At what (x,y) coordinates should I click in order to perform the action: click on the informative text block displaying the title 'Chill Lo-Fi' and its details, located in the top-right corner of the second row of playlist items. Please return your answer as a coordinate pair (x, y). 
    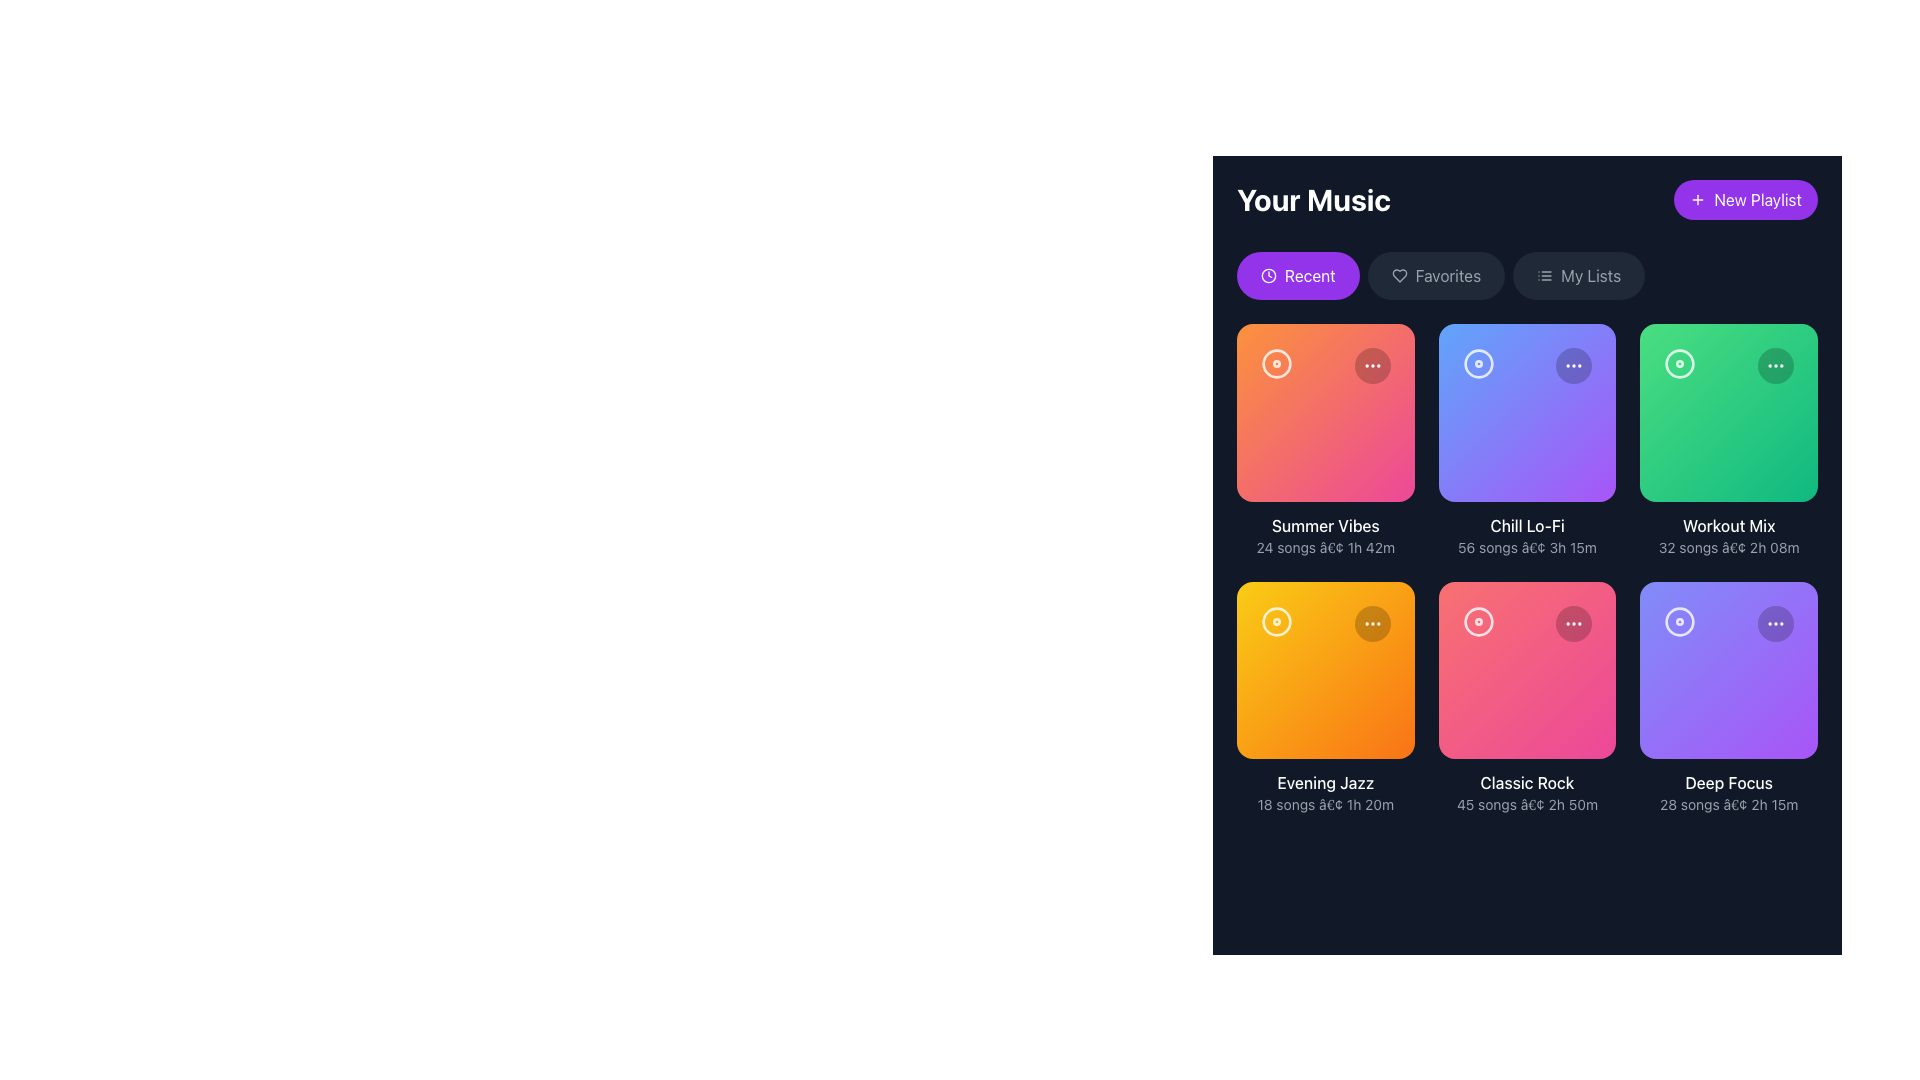
    Looking at the image, I should click on (1526, 534).